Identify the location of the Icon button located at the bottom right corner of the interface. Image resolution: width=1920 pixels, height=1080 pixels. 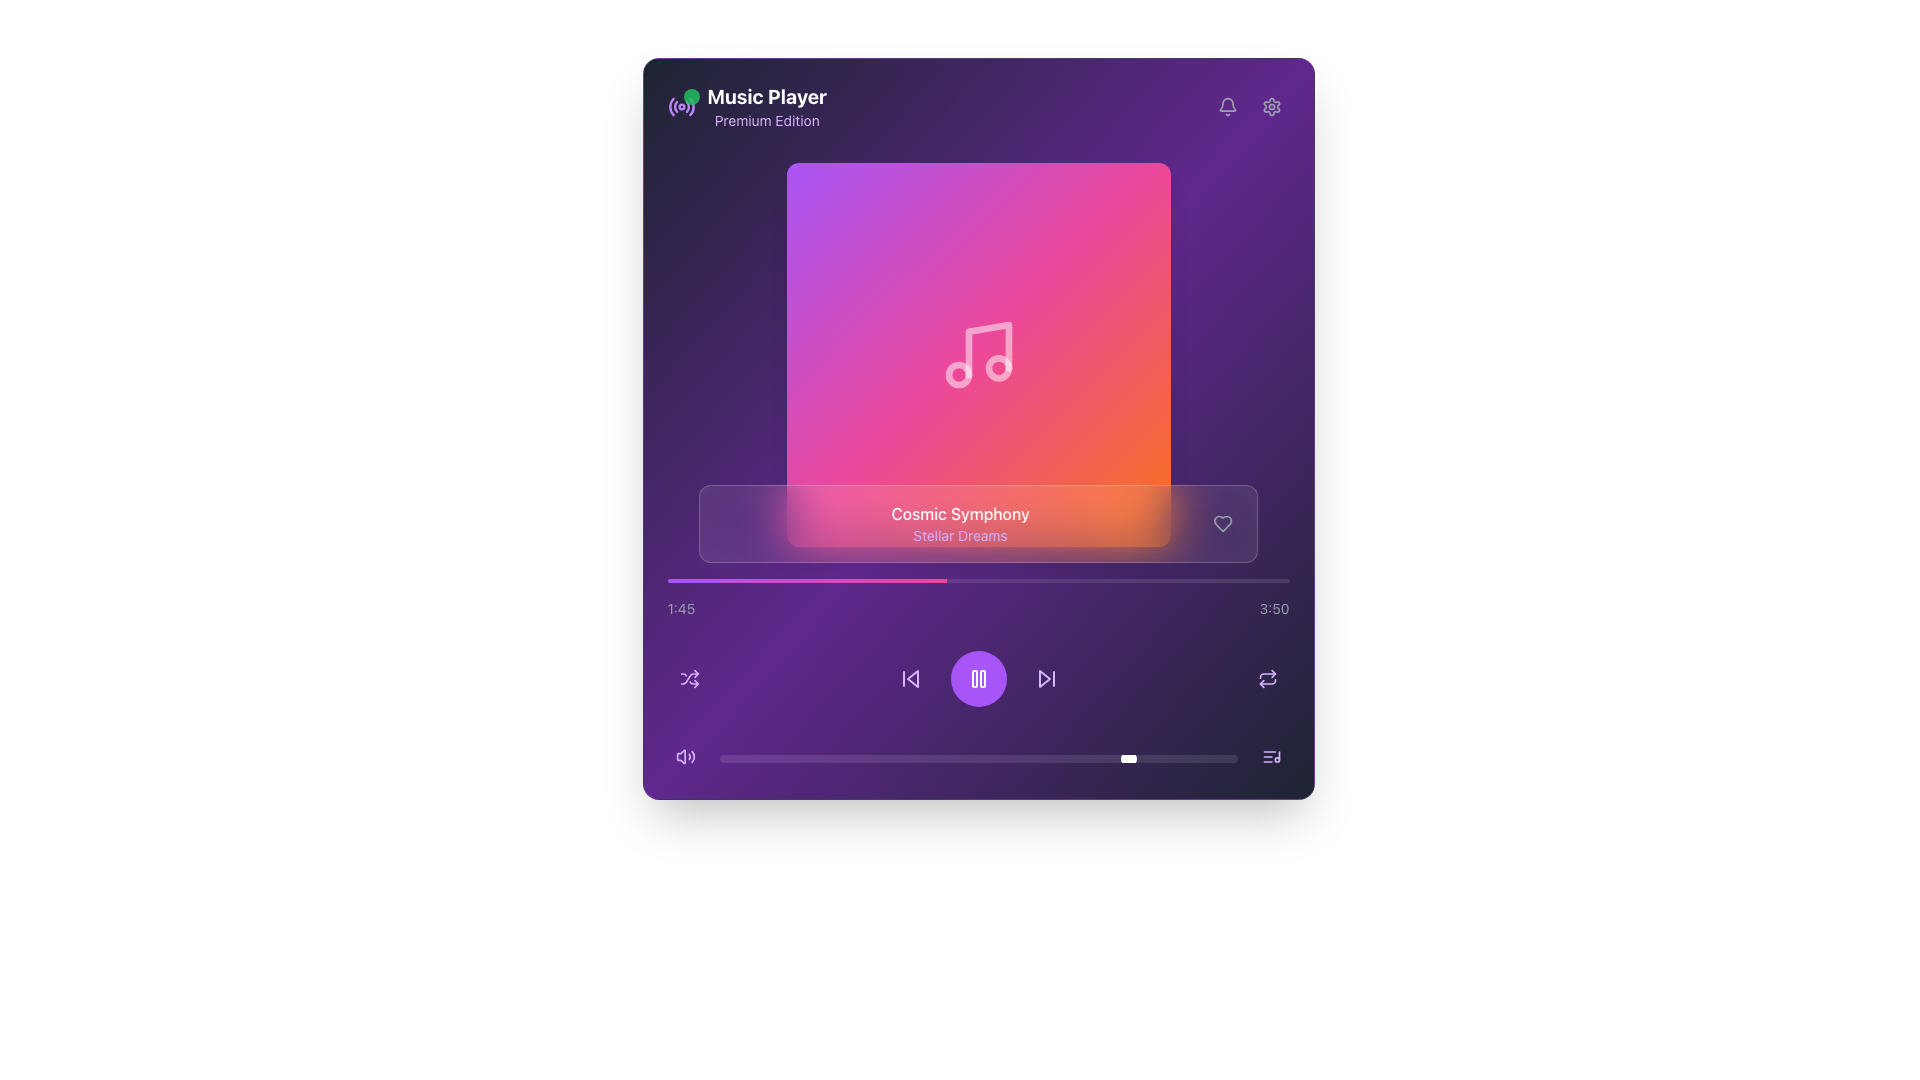
(1270, 756).